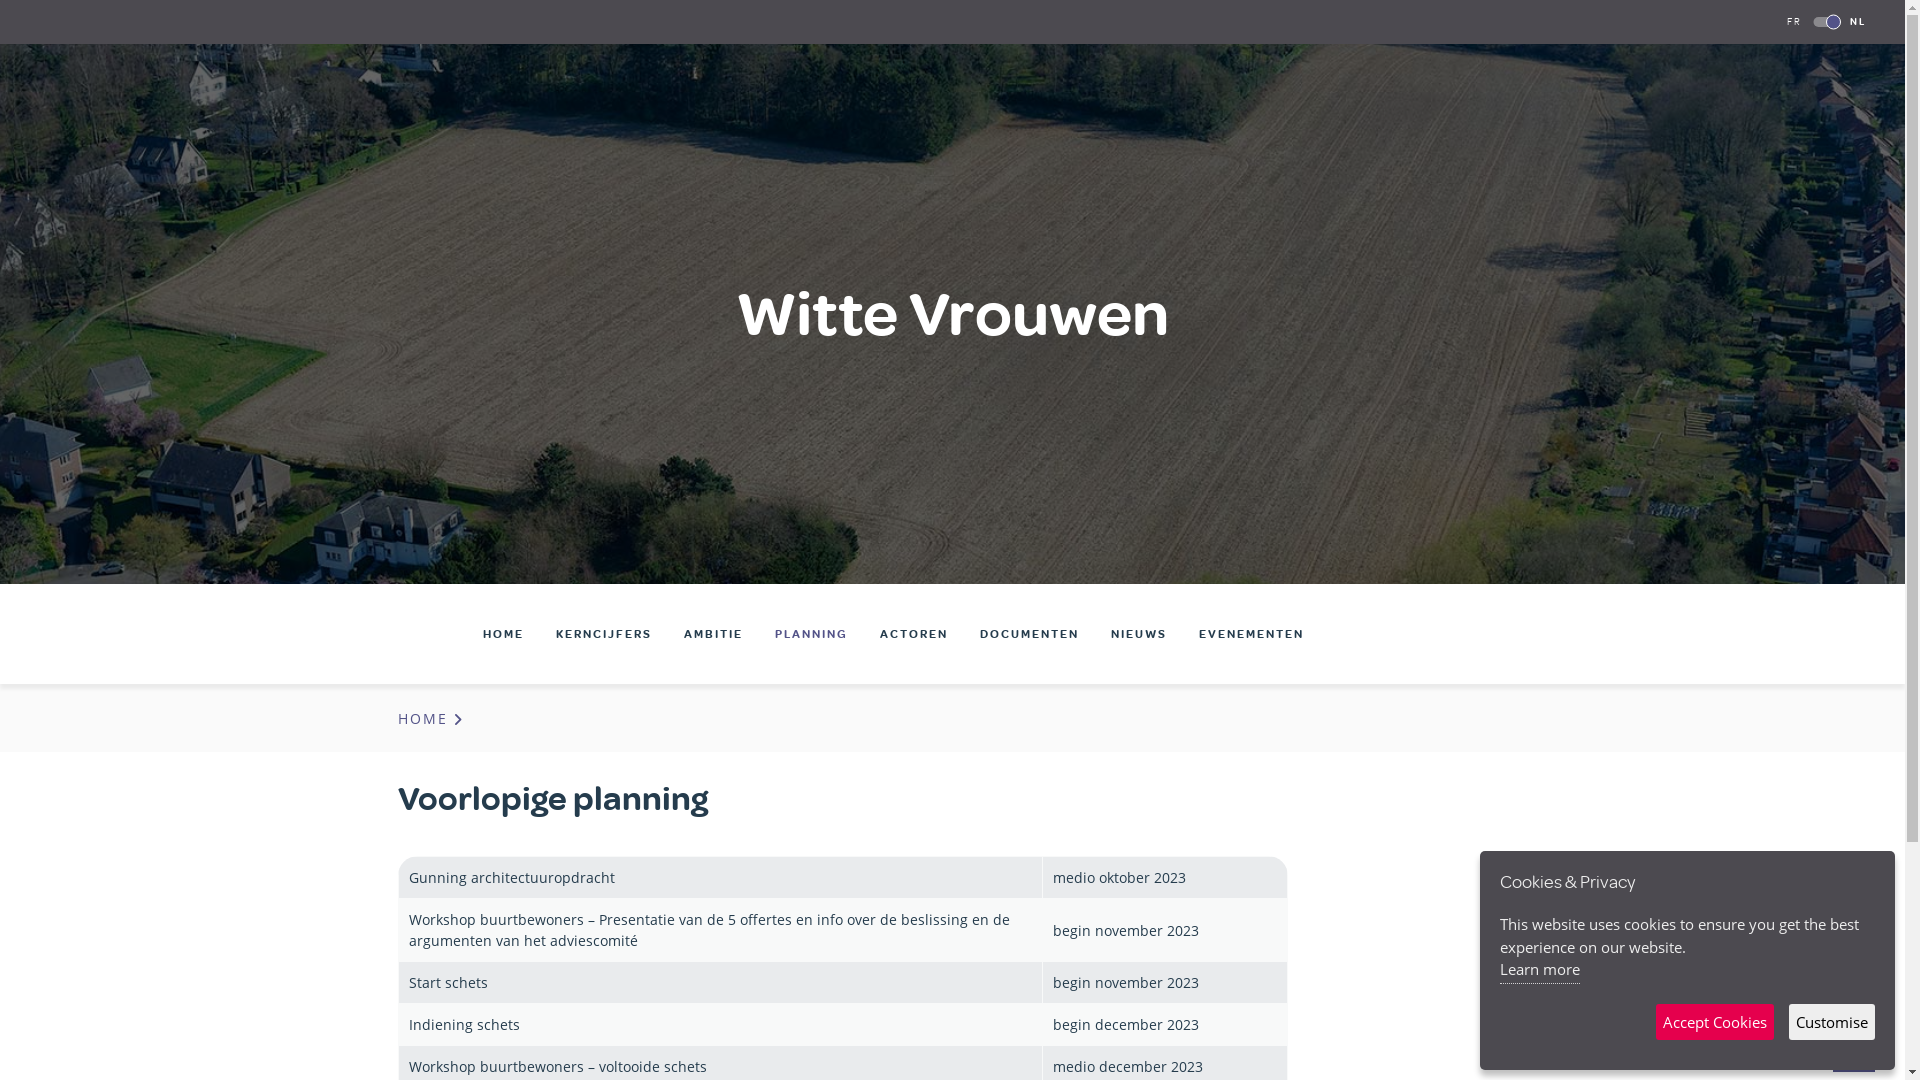  Describe the element at coordinates (1250, 633) in the screenshot. I see `'EVENEMENTEN'` at that location.